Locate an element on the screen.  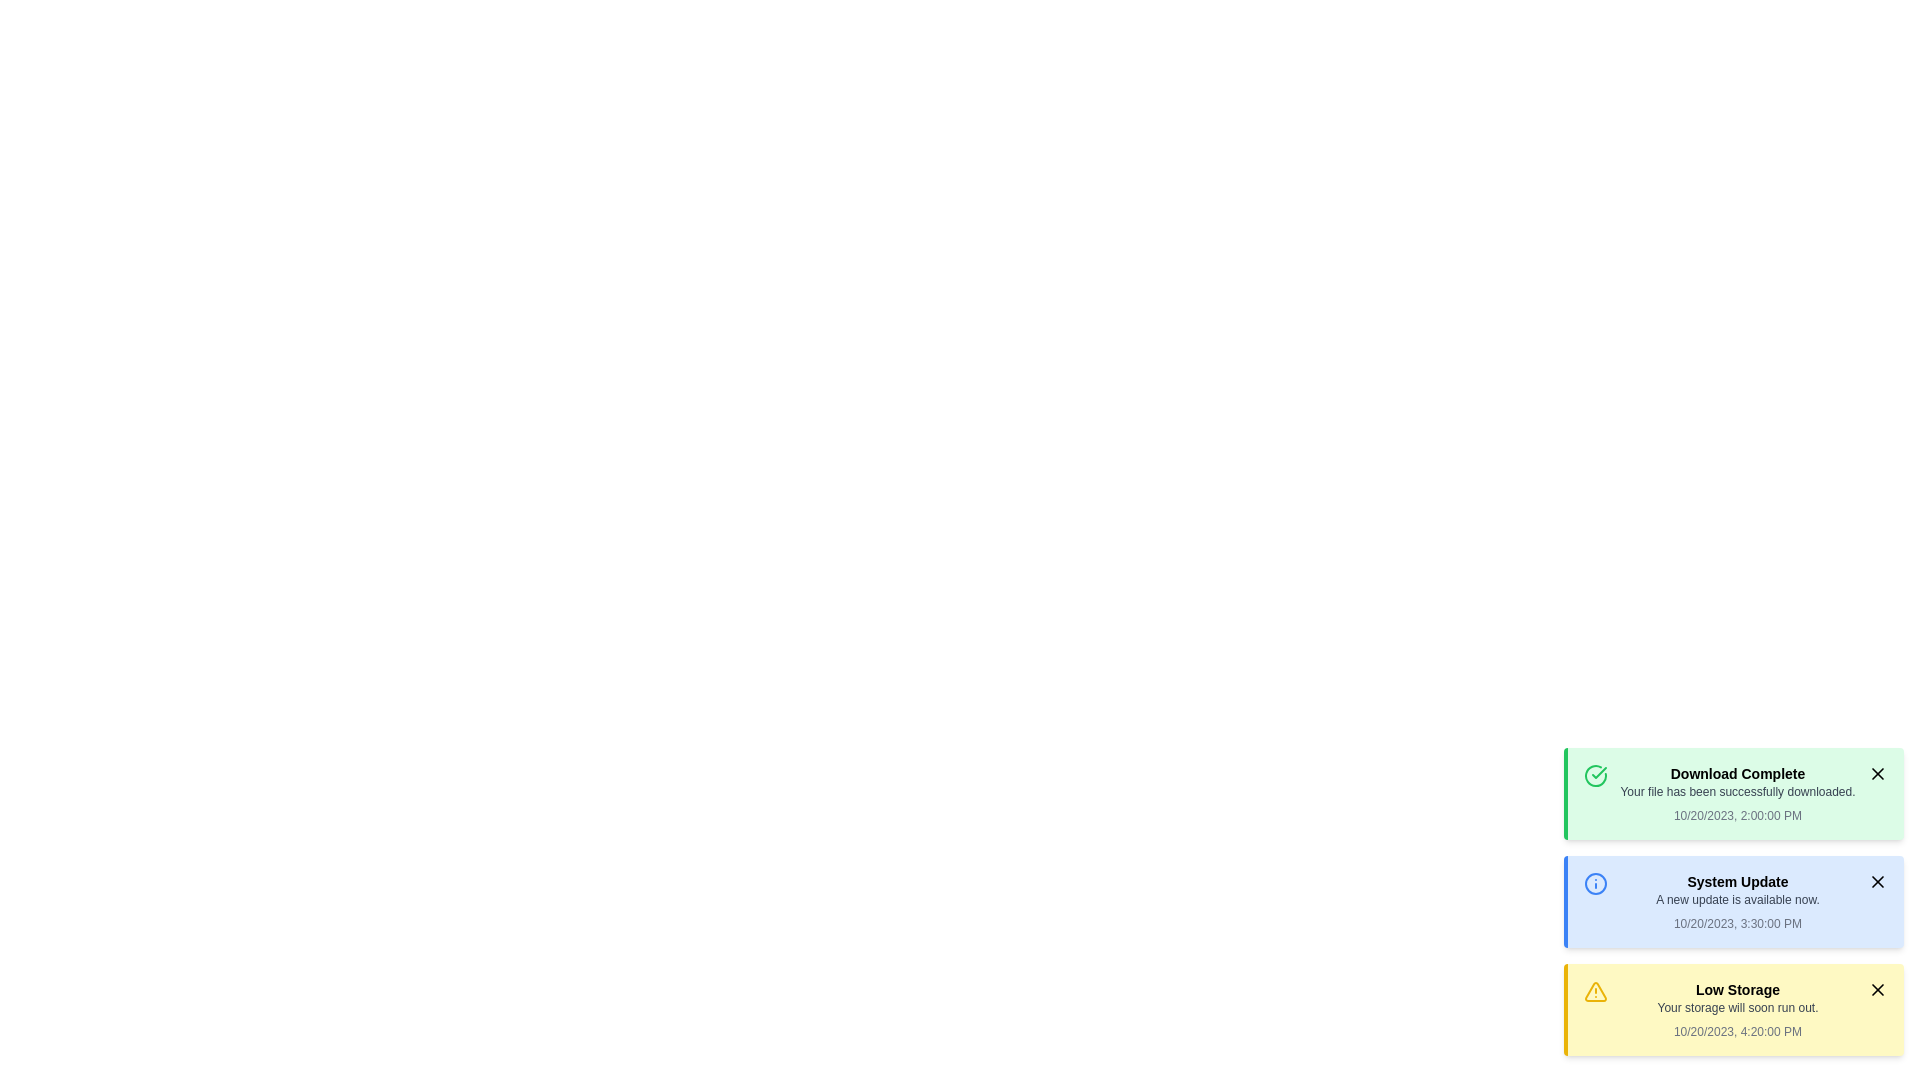
the 'Download Complete' notification in the upper right corner of the viewport, which features a bolded title and a green-themed notification box is located at coordinates (1736, 793).